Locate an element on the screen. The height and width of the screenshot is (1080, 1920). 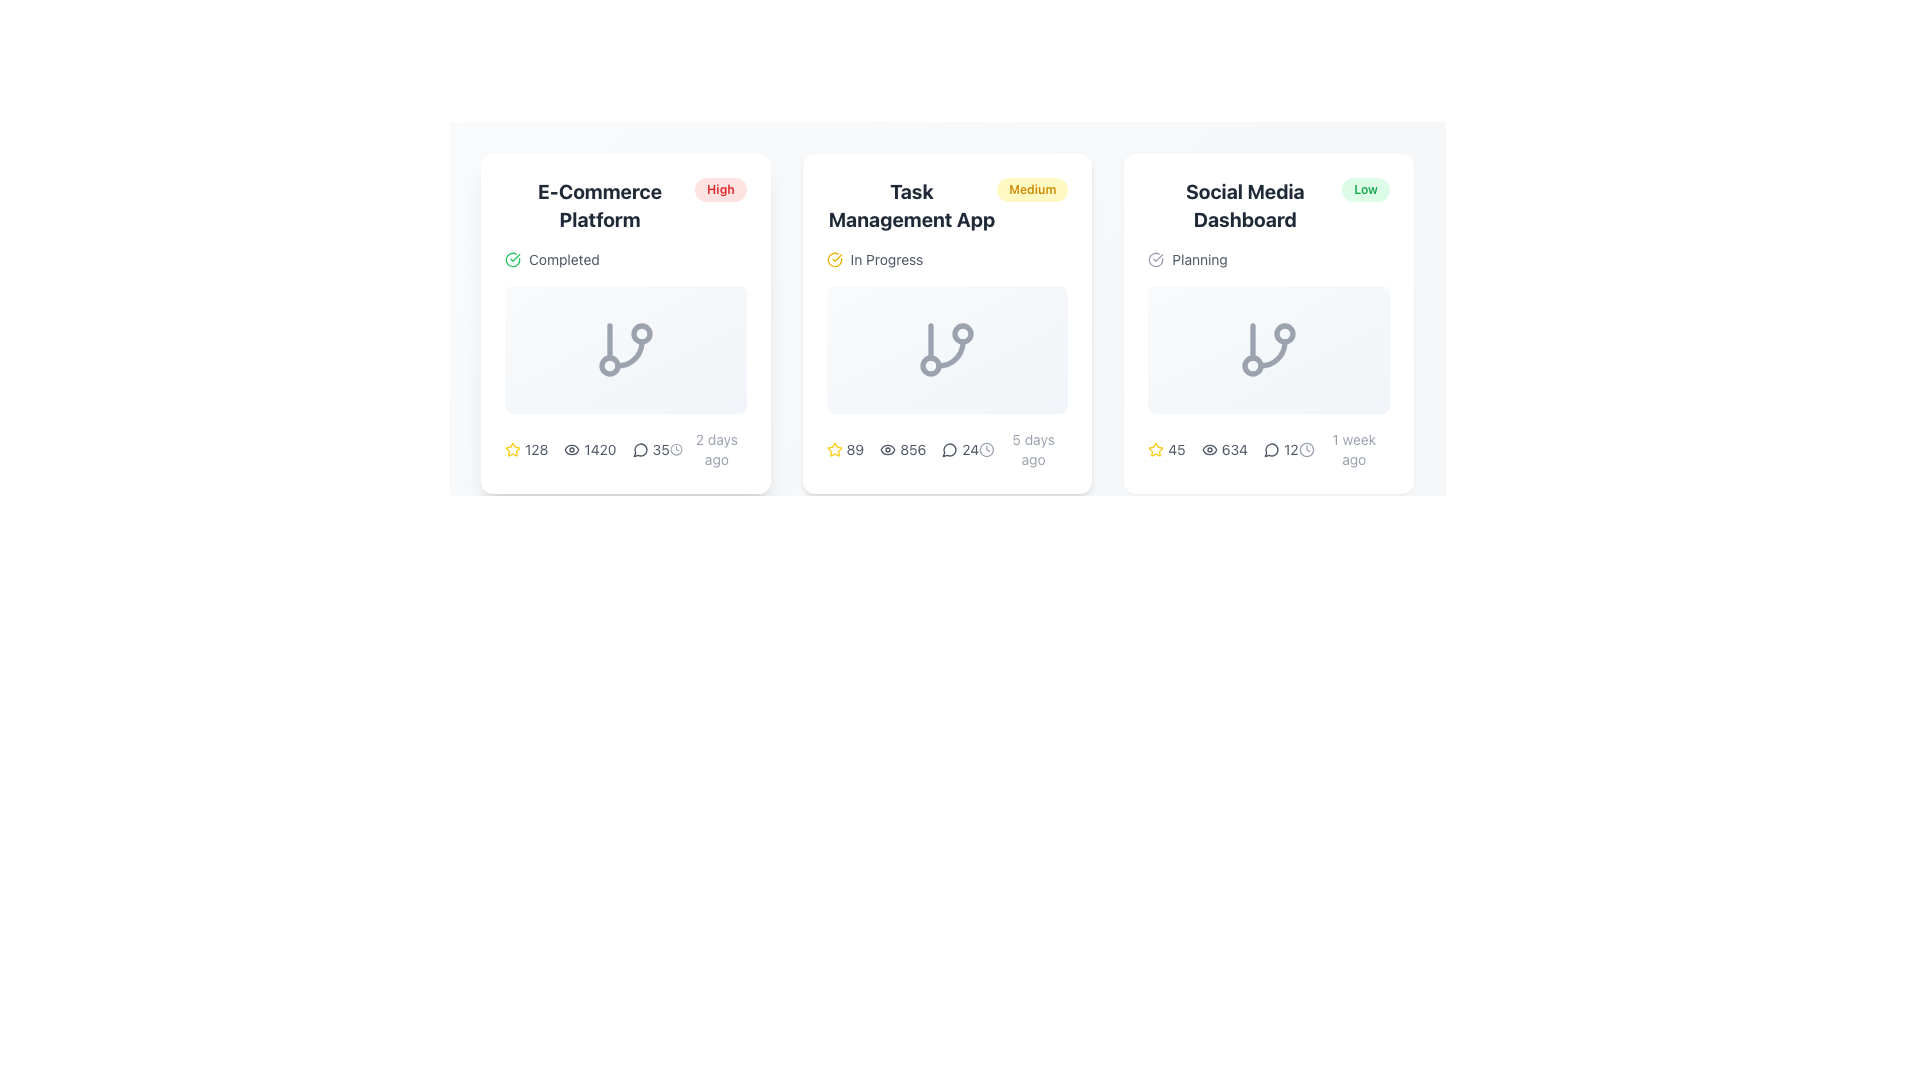
the comment or message counter text label located at the bottom section of the first card, following the eye icon and preceding the text time marker is located at coordinates (651, 450).